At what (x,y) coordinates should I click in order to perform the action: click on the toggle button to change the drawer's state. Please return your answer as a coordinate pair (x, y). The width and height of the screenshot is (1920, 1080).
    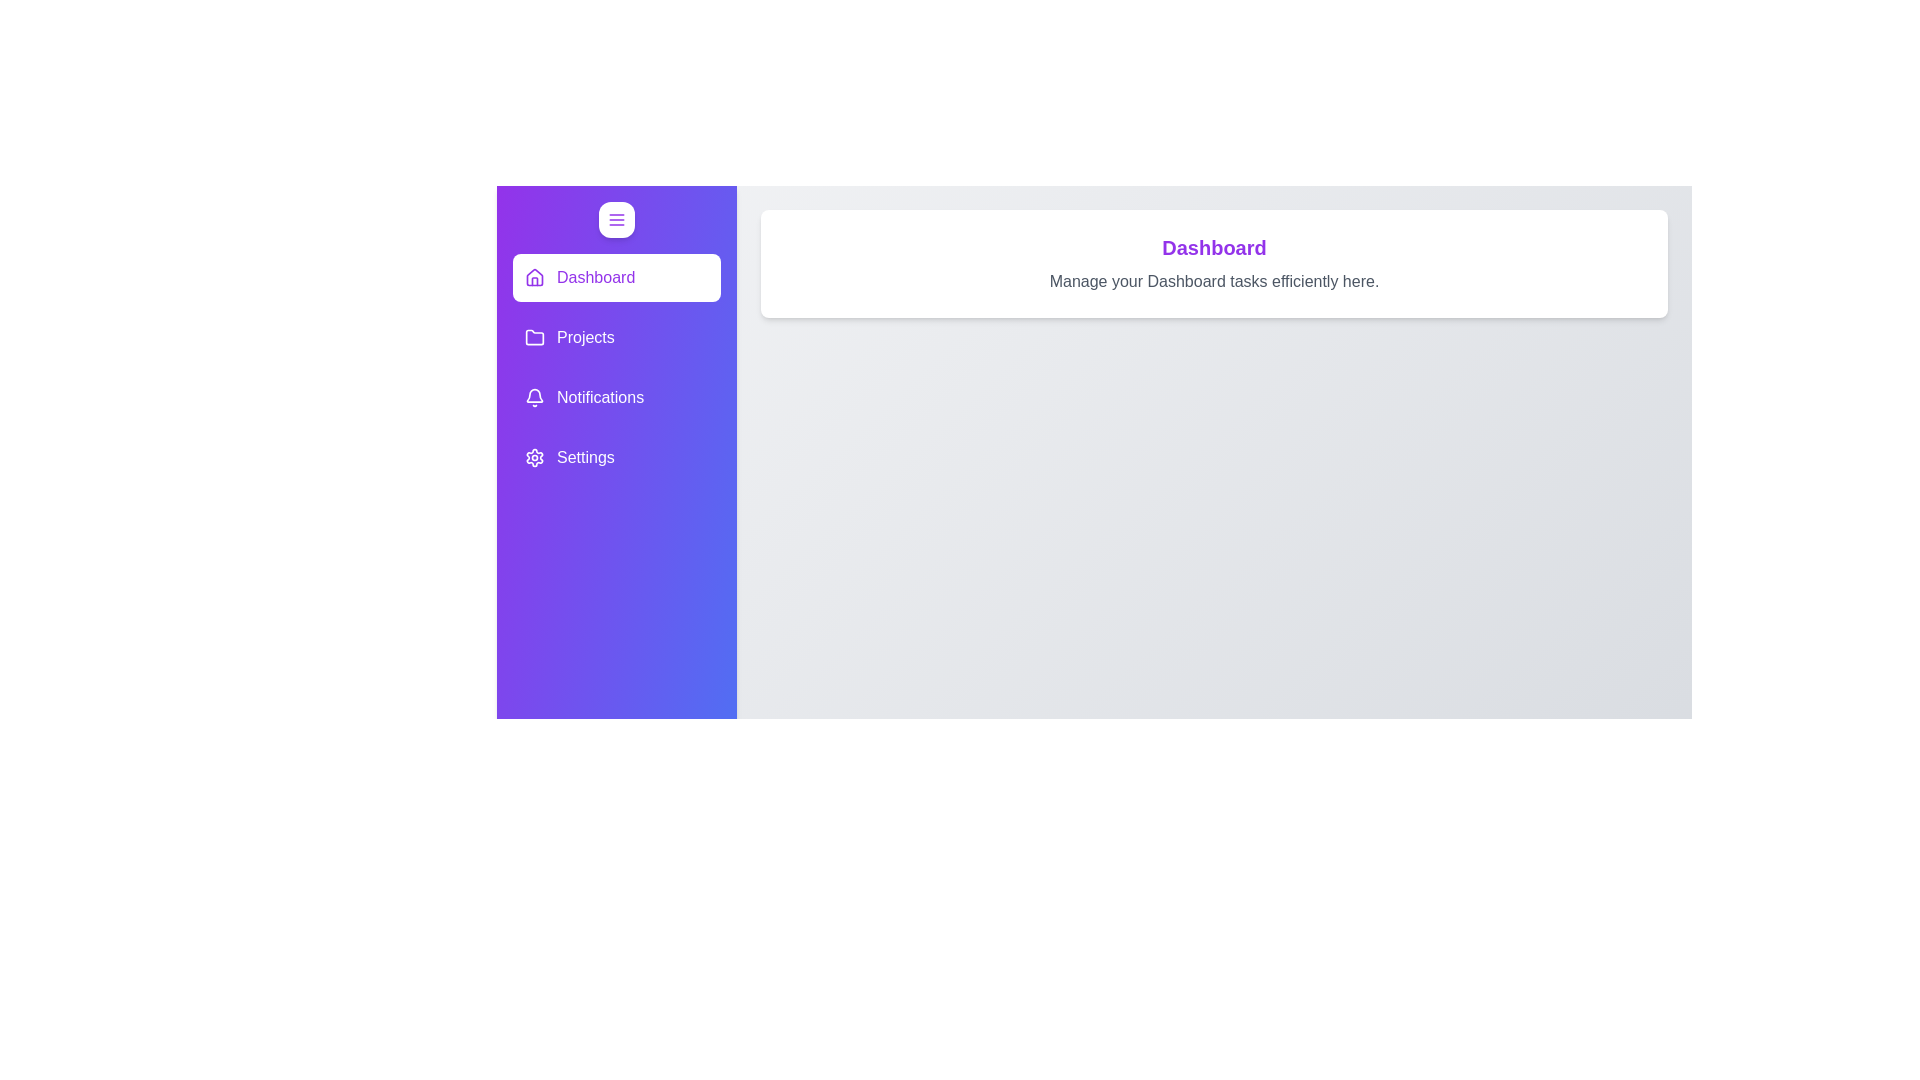
    Looking at the image, I should click on (616, 219).